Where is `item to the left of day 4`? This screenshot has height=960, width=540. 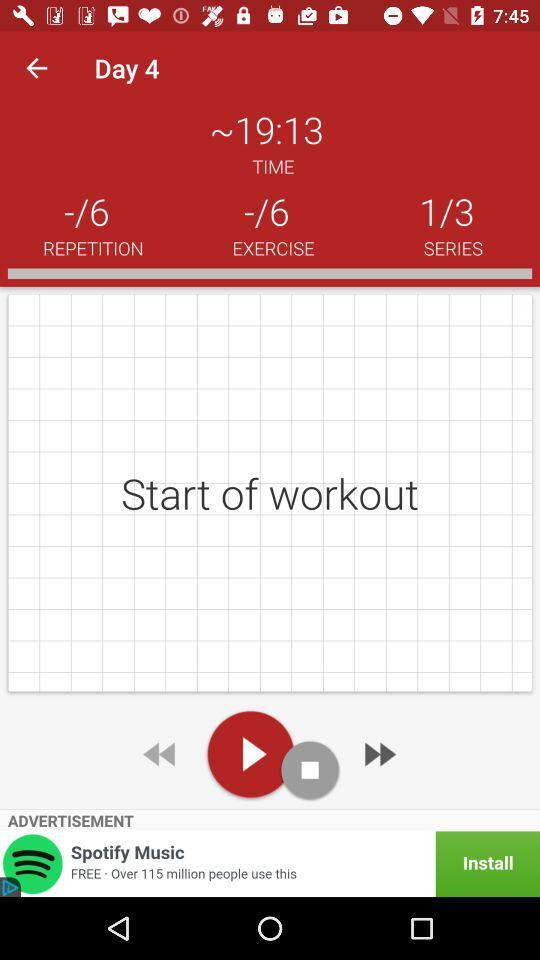 item to the left of day 4 is located at coordinates (36, 68).